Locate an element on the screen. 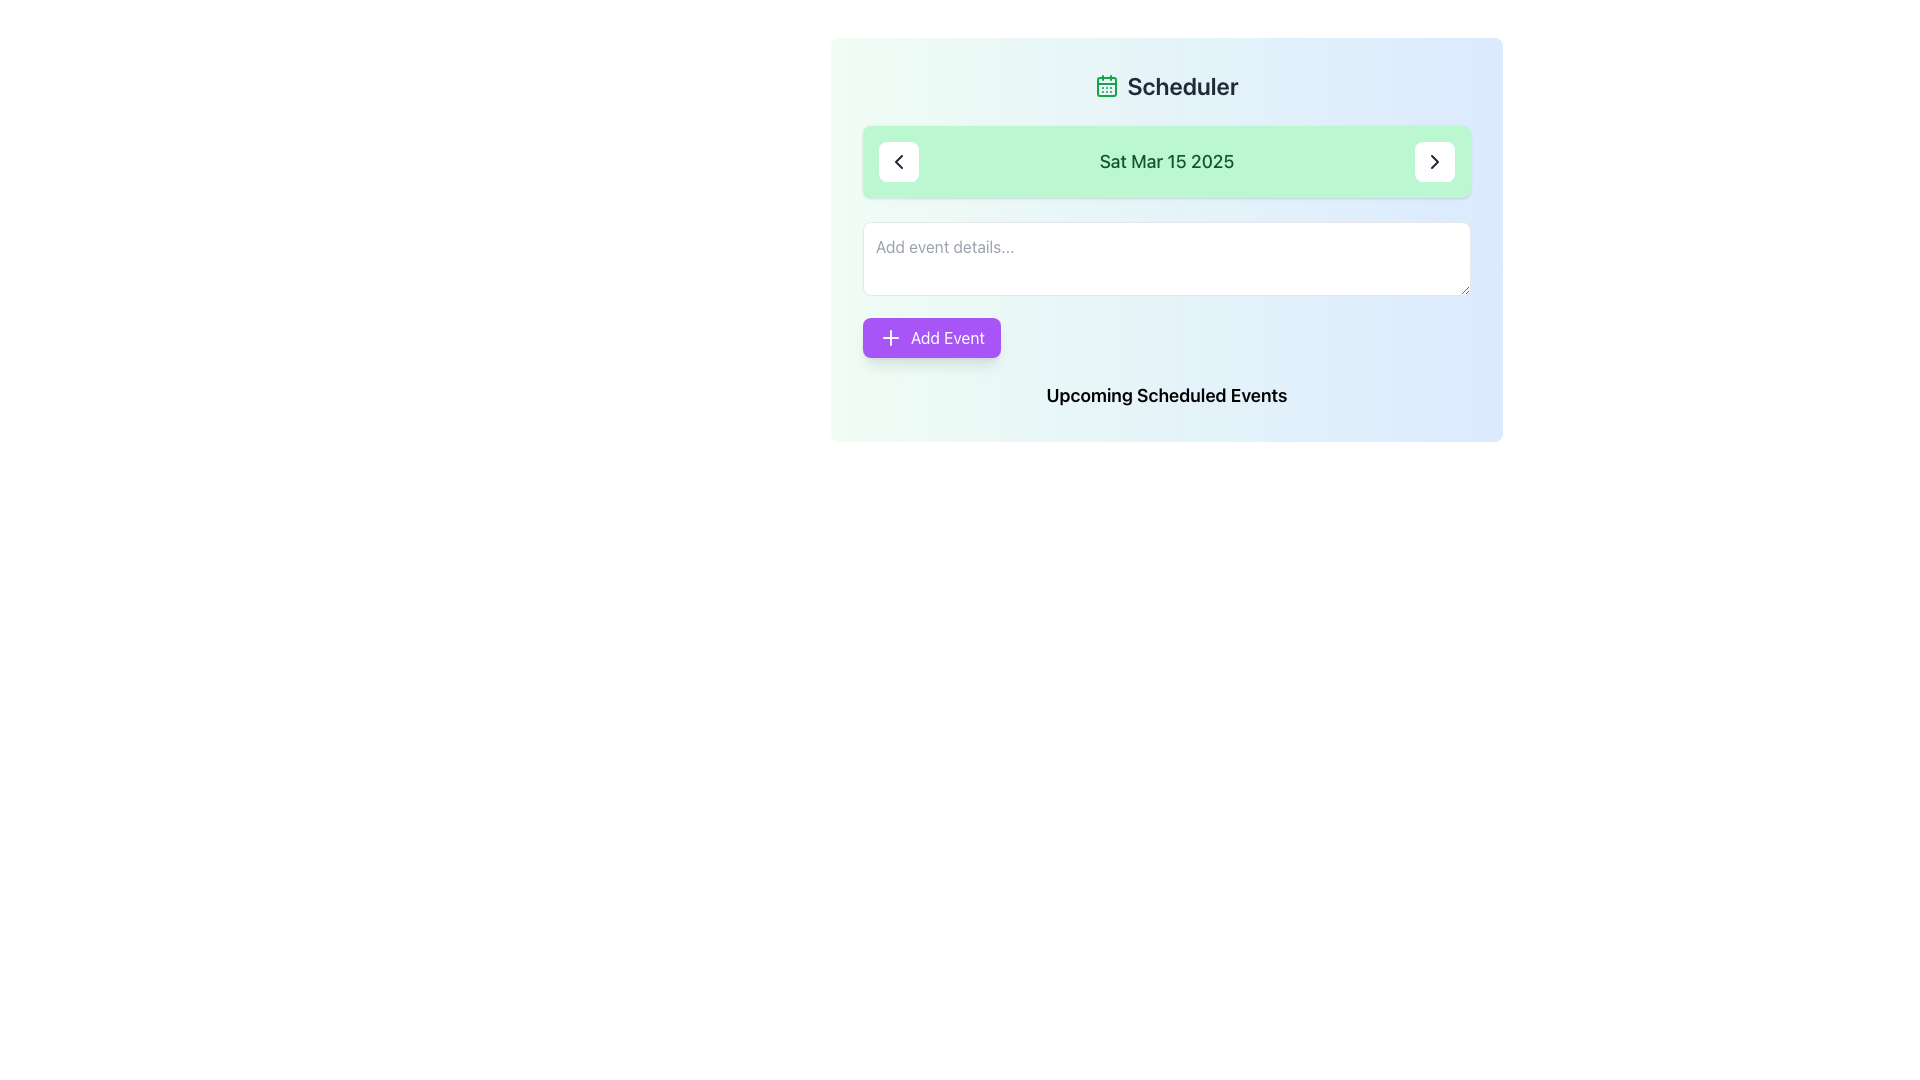  the Static Text Display that shows 'Sat Mar 15 2025' in a medium-sized green font, located within a pale green rectangular strip is located at coordinates (1166, 161).